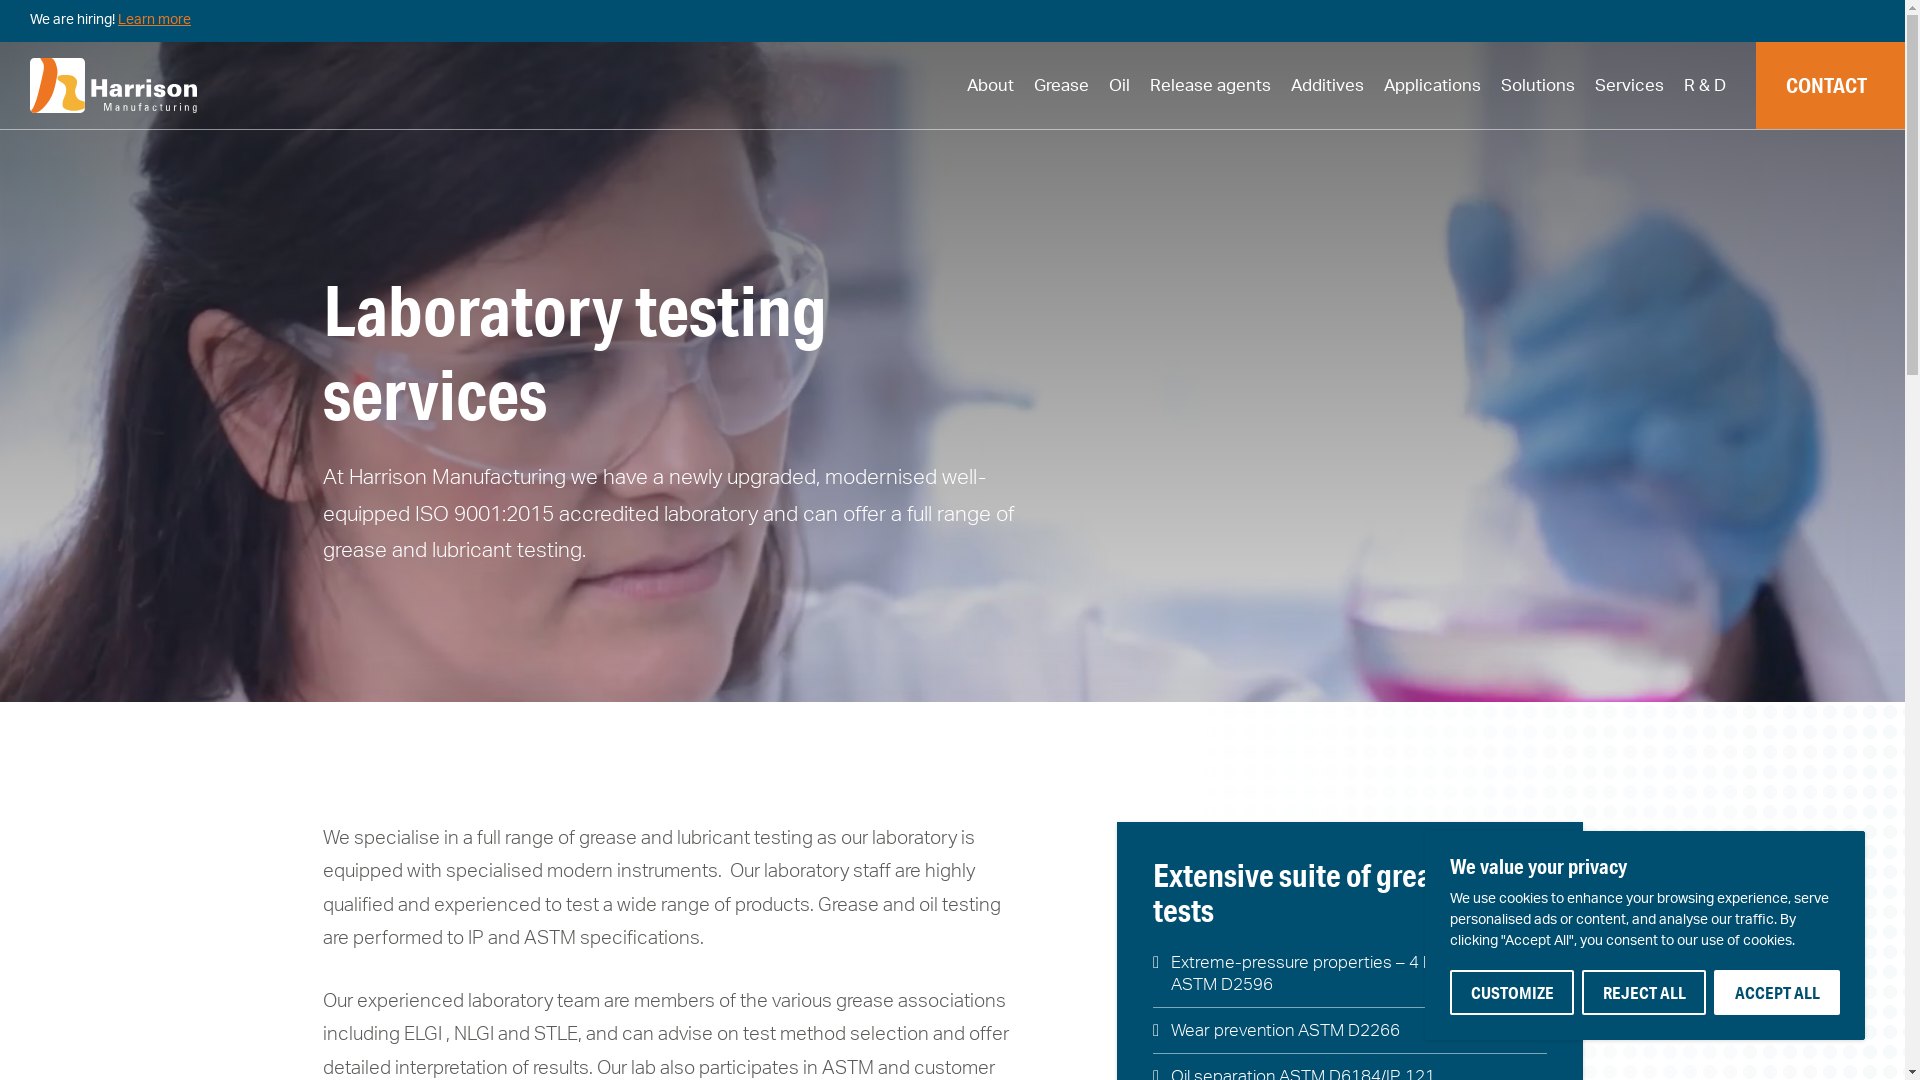  I want to click on 'Solutions', so click(1536, 84).